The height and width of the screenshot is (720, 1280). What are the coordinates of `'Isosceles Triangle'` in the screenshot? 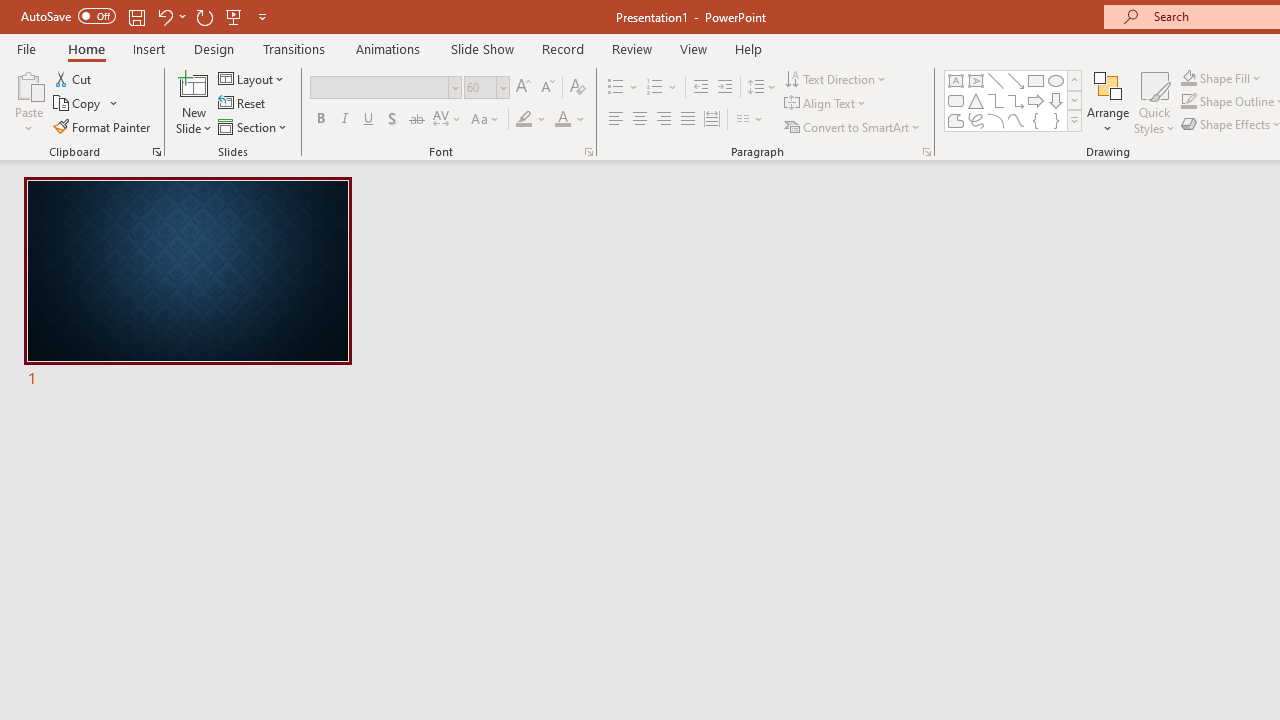 It's located at (976, 100).